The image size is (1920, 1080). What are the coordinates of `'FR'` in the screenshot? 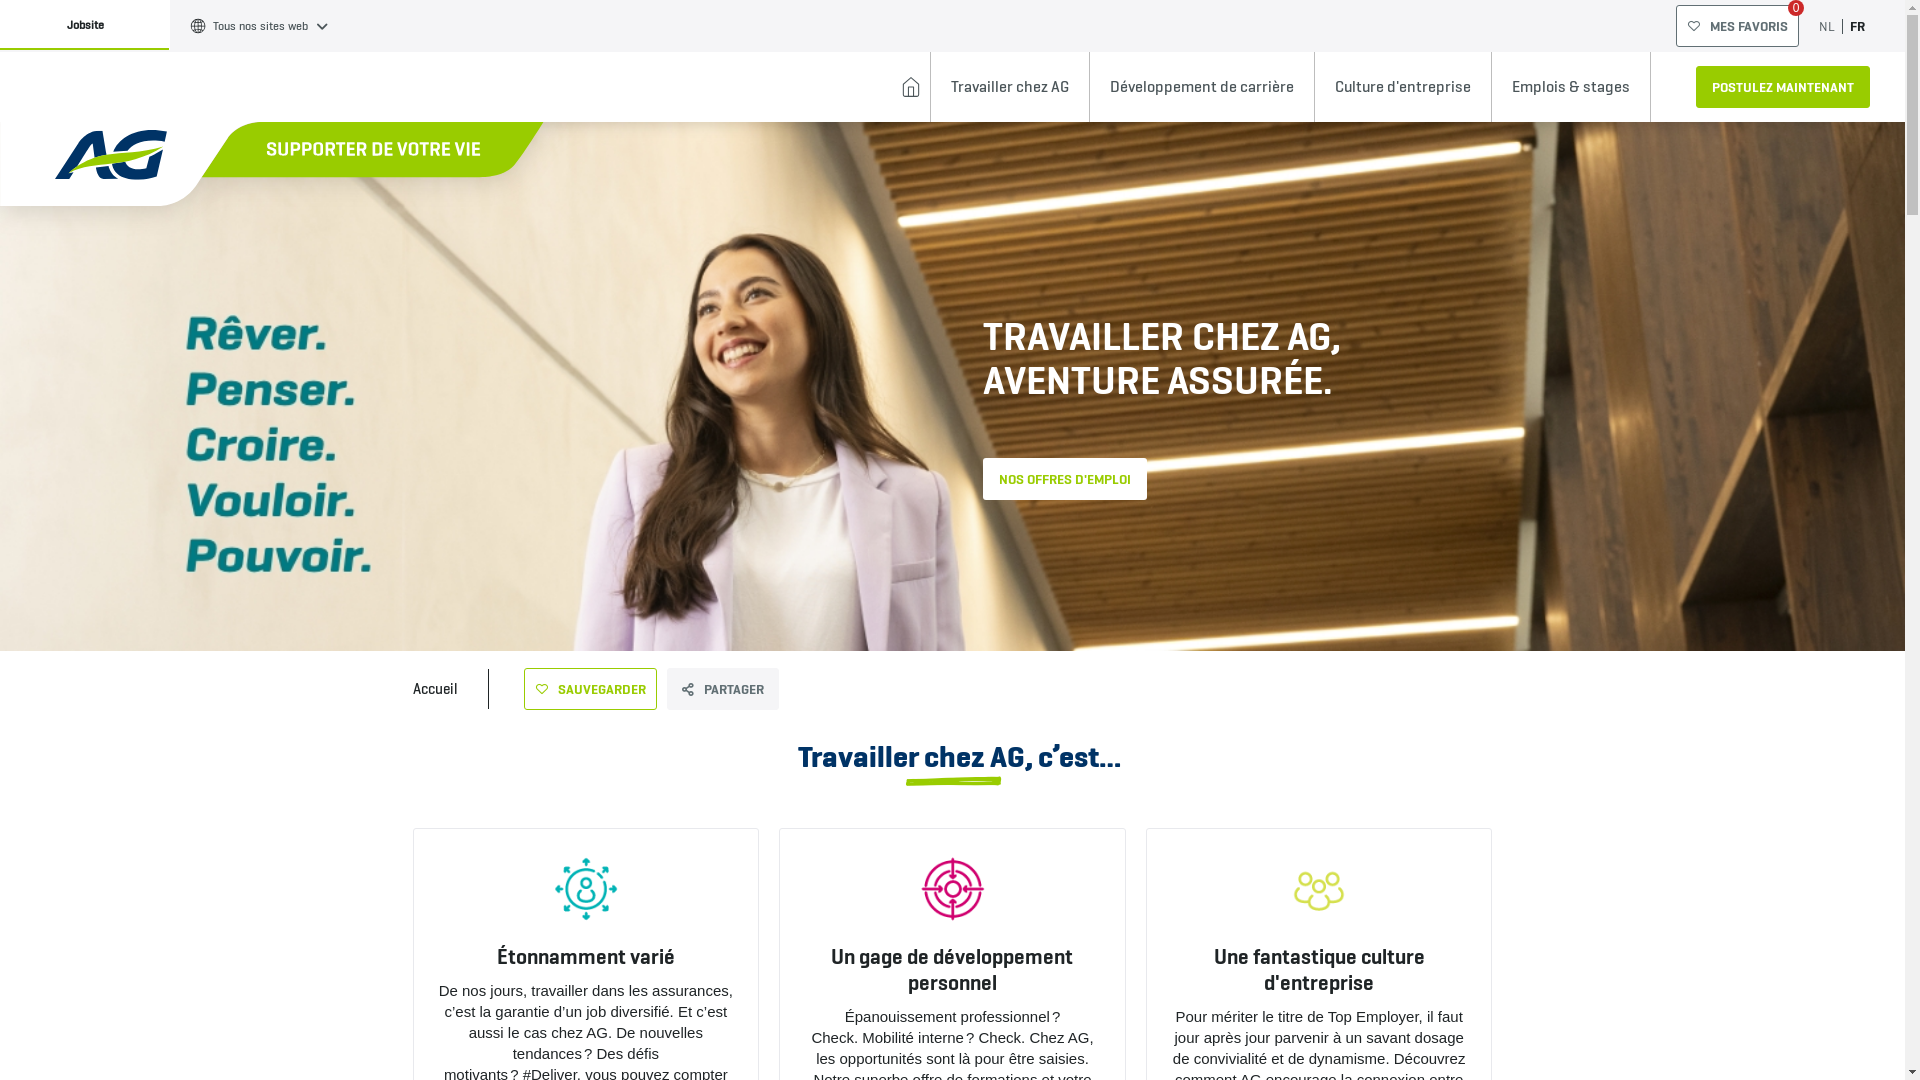 It's located at (1848, 26).